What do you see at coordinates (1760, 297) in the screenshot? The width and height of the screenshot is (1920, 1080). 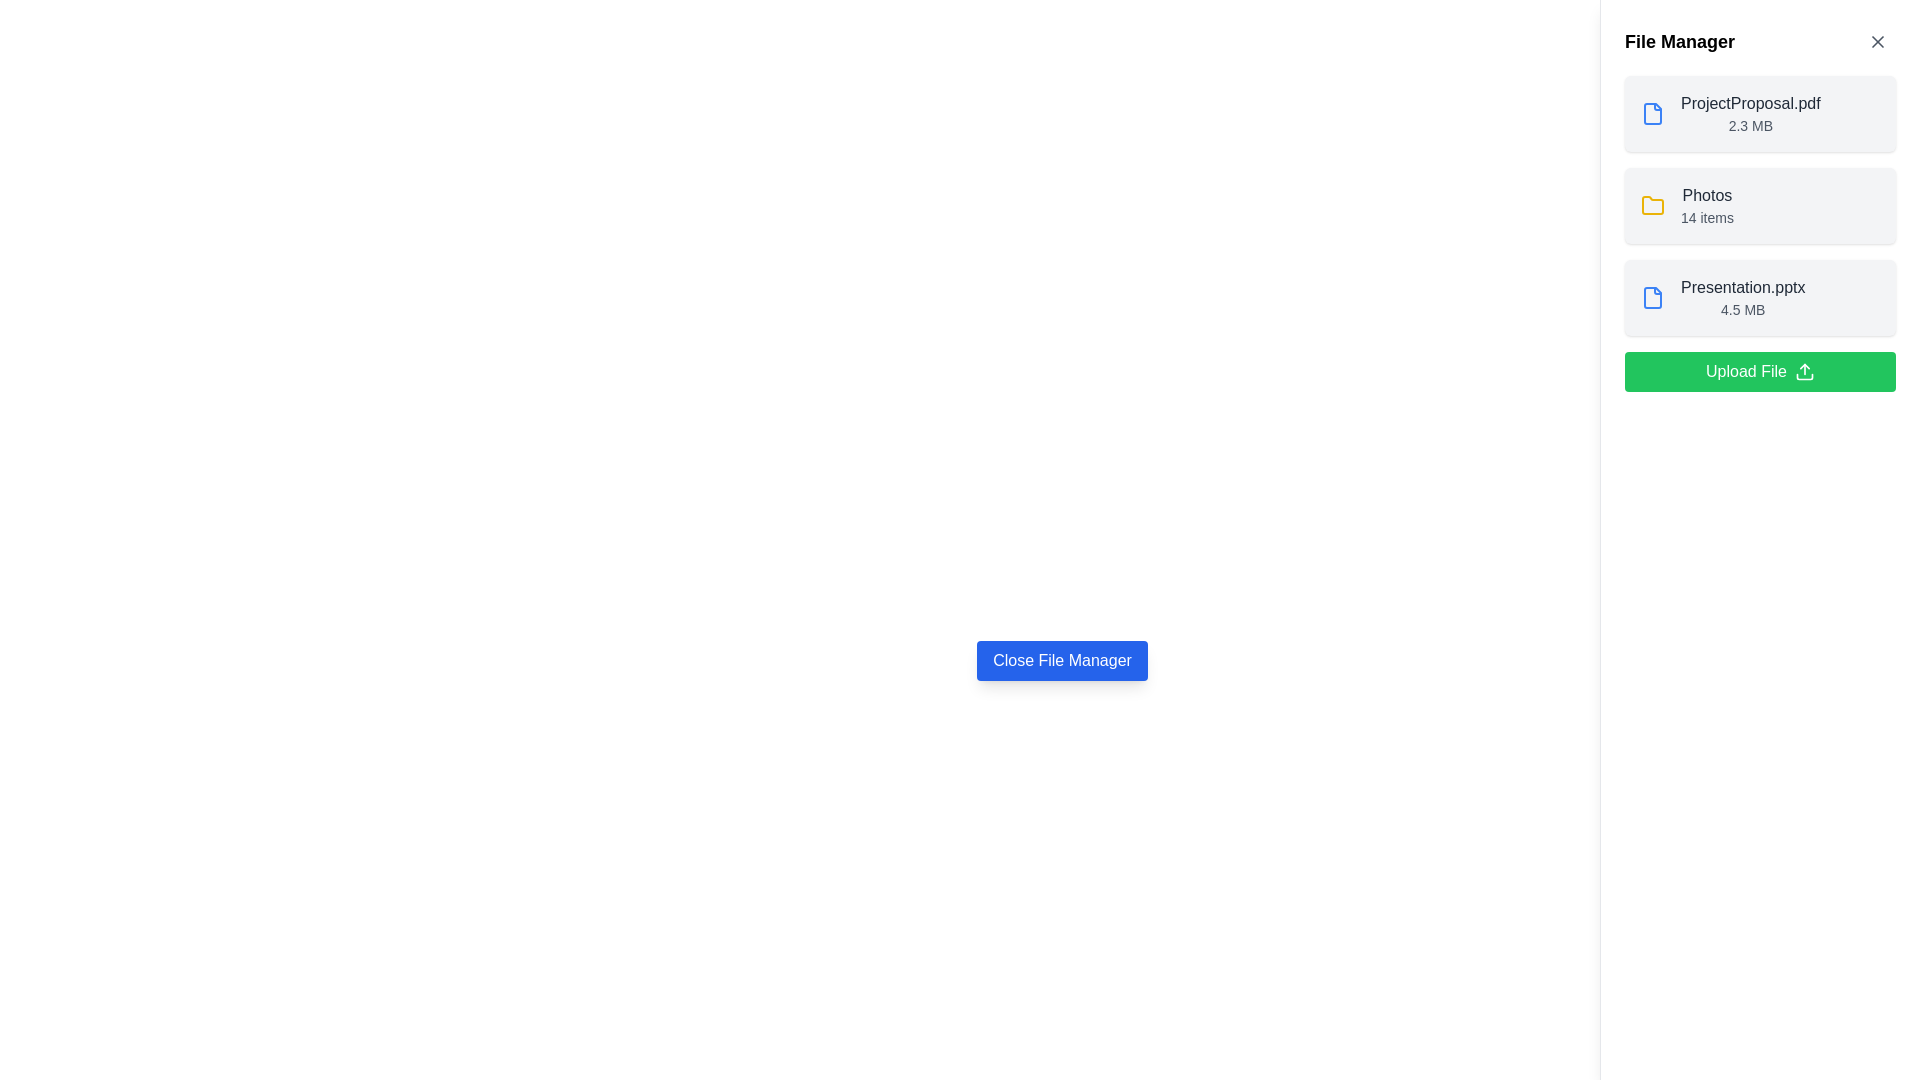 I see `the third list item displaying file information in the 'File Manager' section` at bounding box center [1760, 297].